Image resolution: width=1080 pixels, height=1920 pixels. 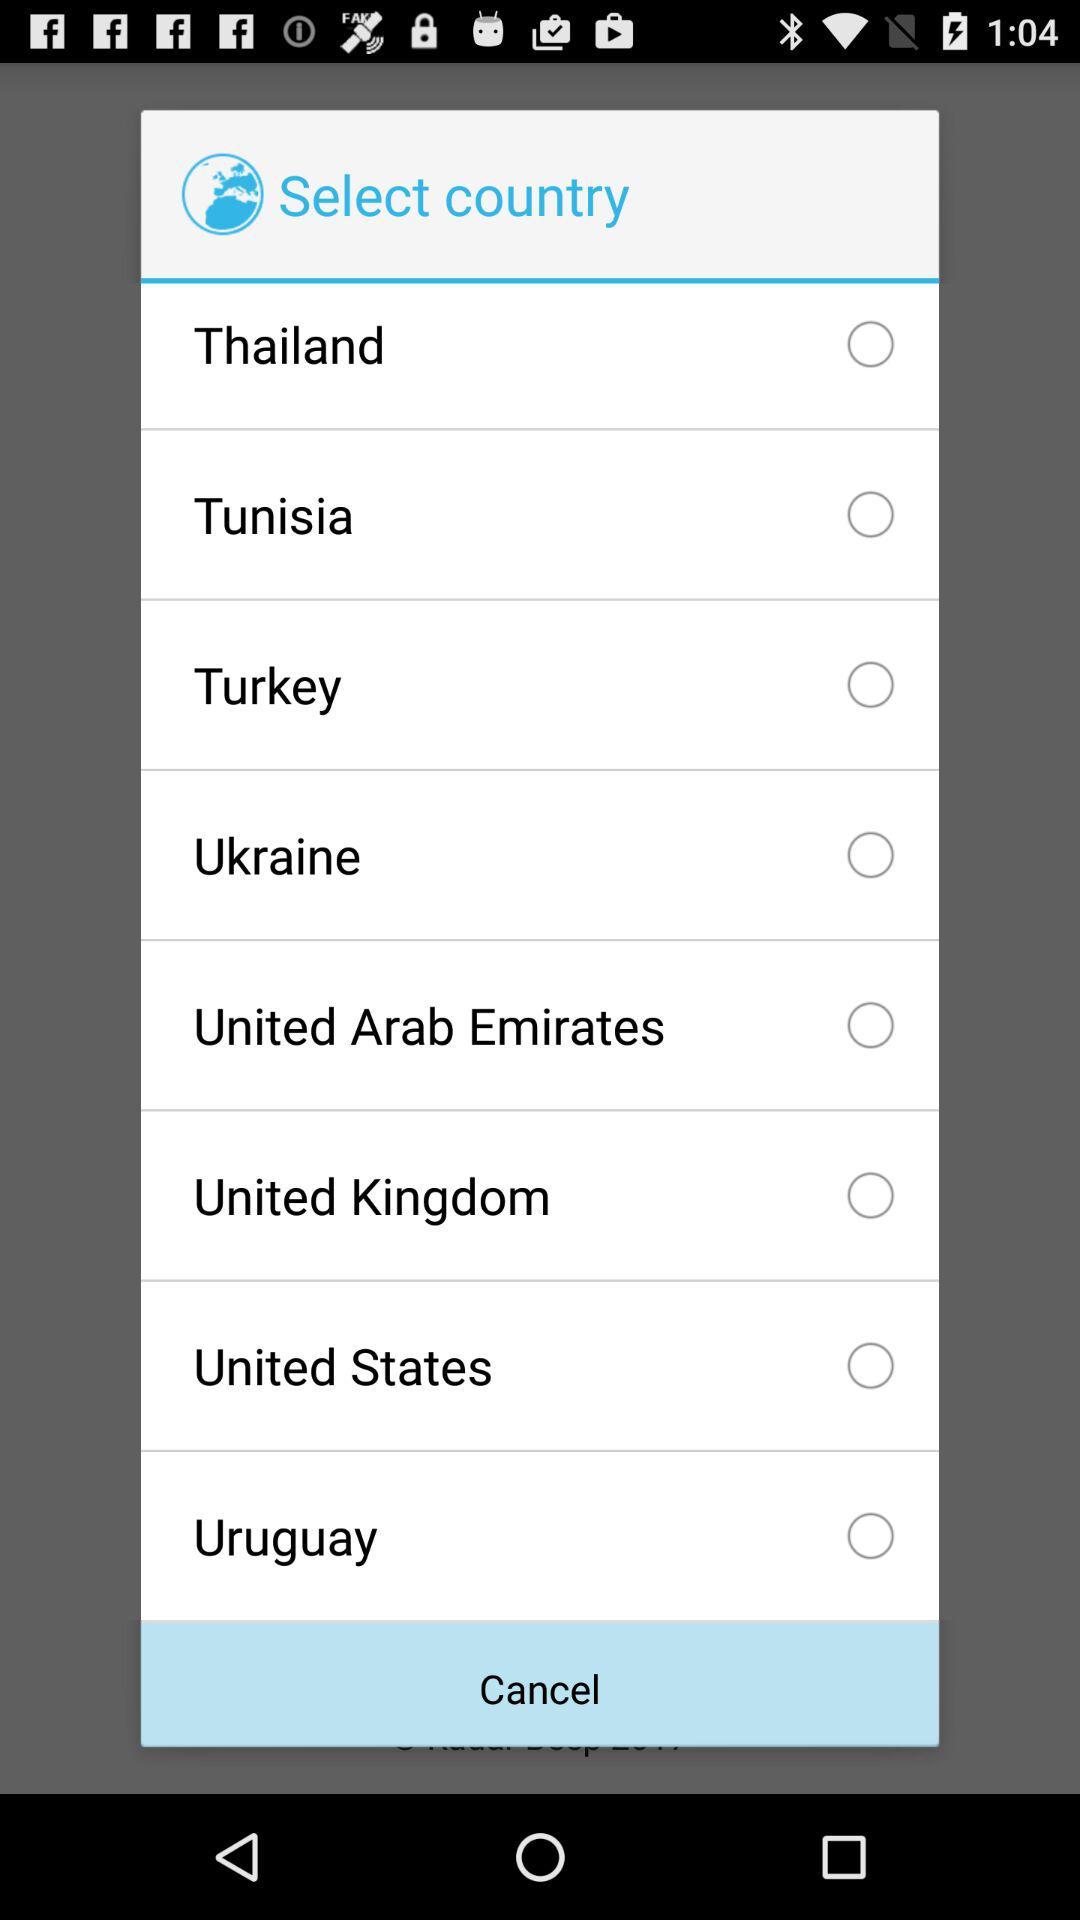 I want to click on ukraine icon, so click(x=540, y=854).